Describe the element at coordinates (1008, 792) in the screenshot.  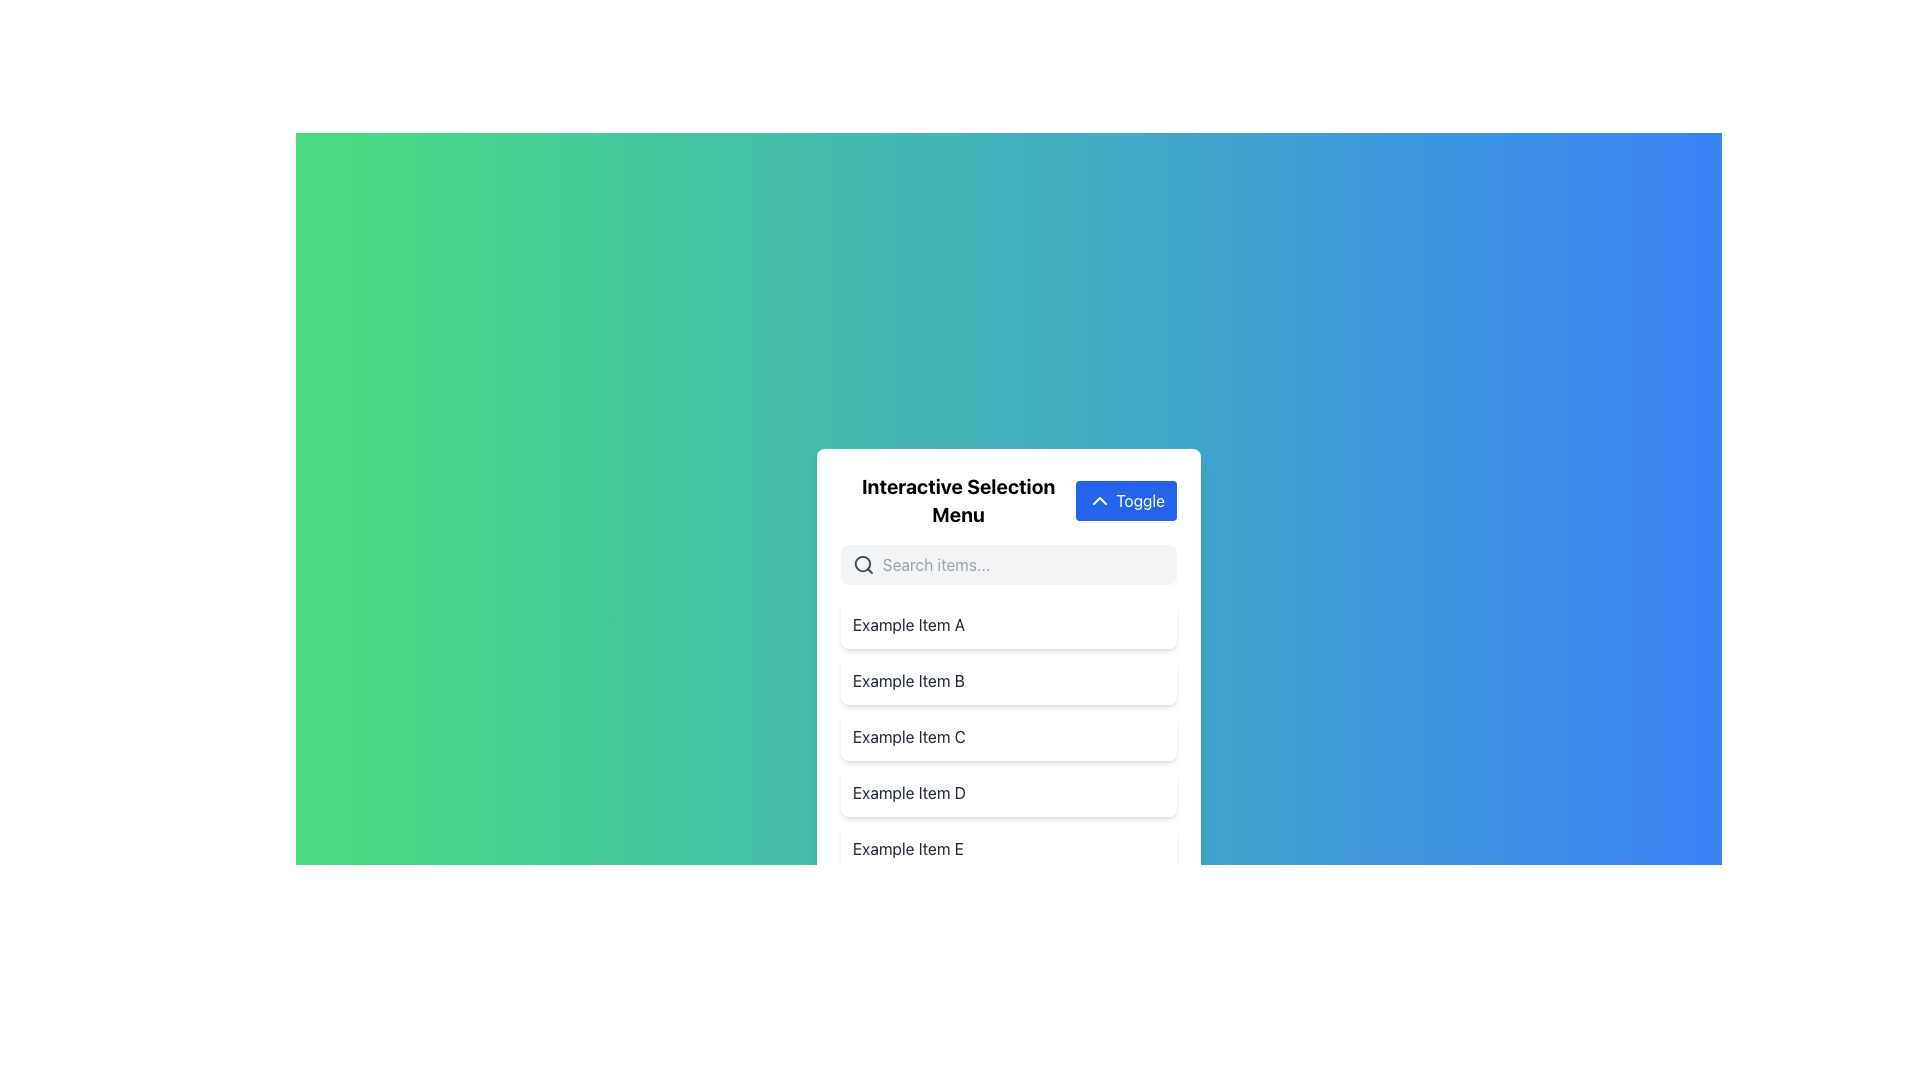
I see `the fourth item in the selectable list under the 'Interactive Selection Menu', positioned between 'Example Item C' and 'Example Item E'` at that location.